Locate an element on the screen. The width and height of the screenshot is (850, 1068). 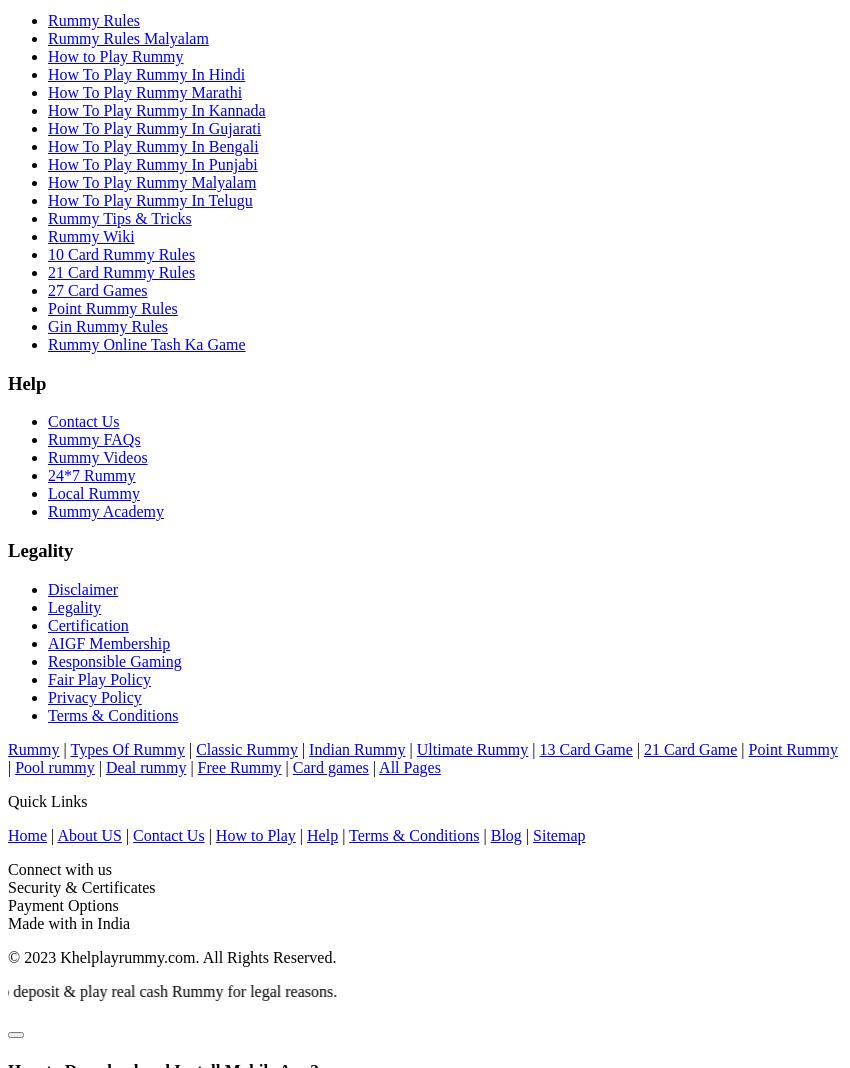
'Deal rummy' is located at coordinates (145, 766).